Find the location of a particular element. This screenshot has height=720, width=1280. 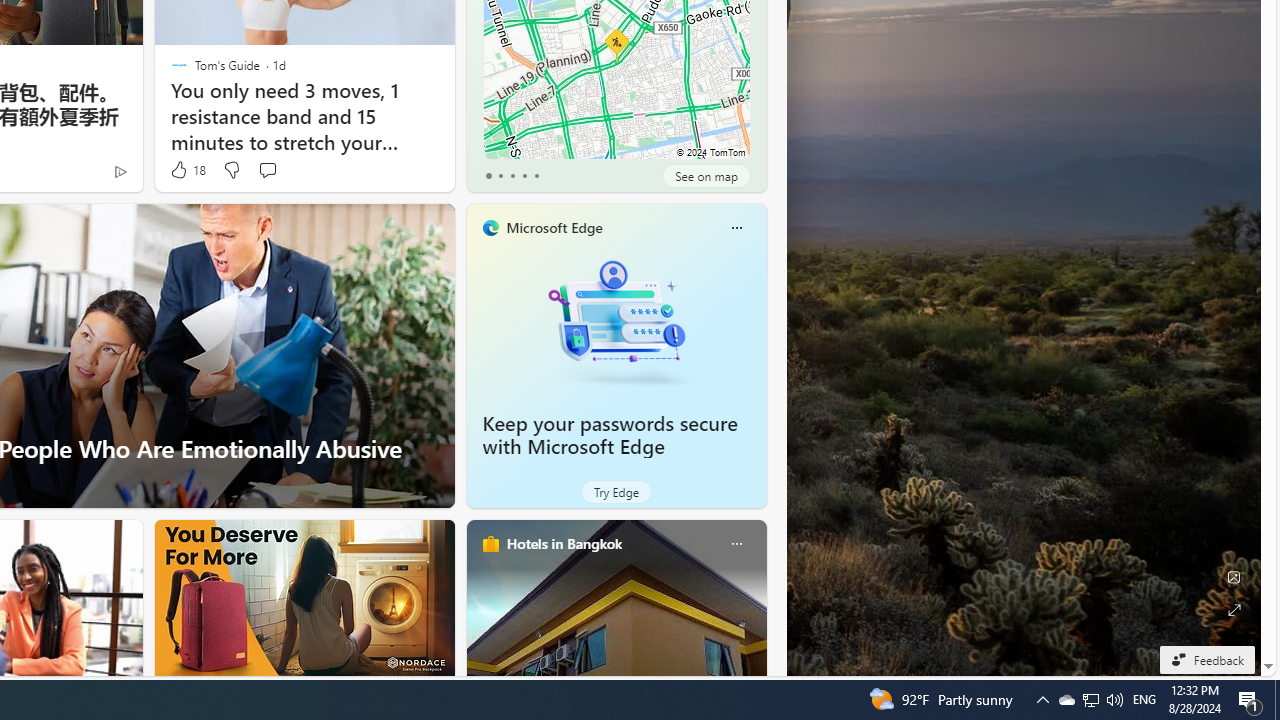

'Edit Background' is located at coordinates (1232, 577).